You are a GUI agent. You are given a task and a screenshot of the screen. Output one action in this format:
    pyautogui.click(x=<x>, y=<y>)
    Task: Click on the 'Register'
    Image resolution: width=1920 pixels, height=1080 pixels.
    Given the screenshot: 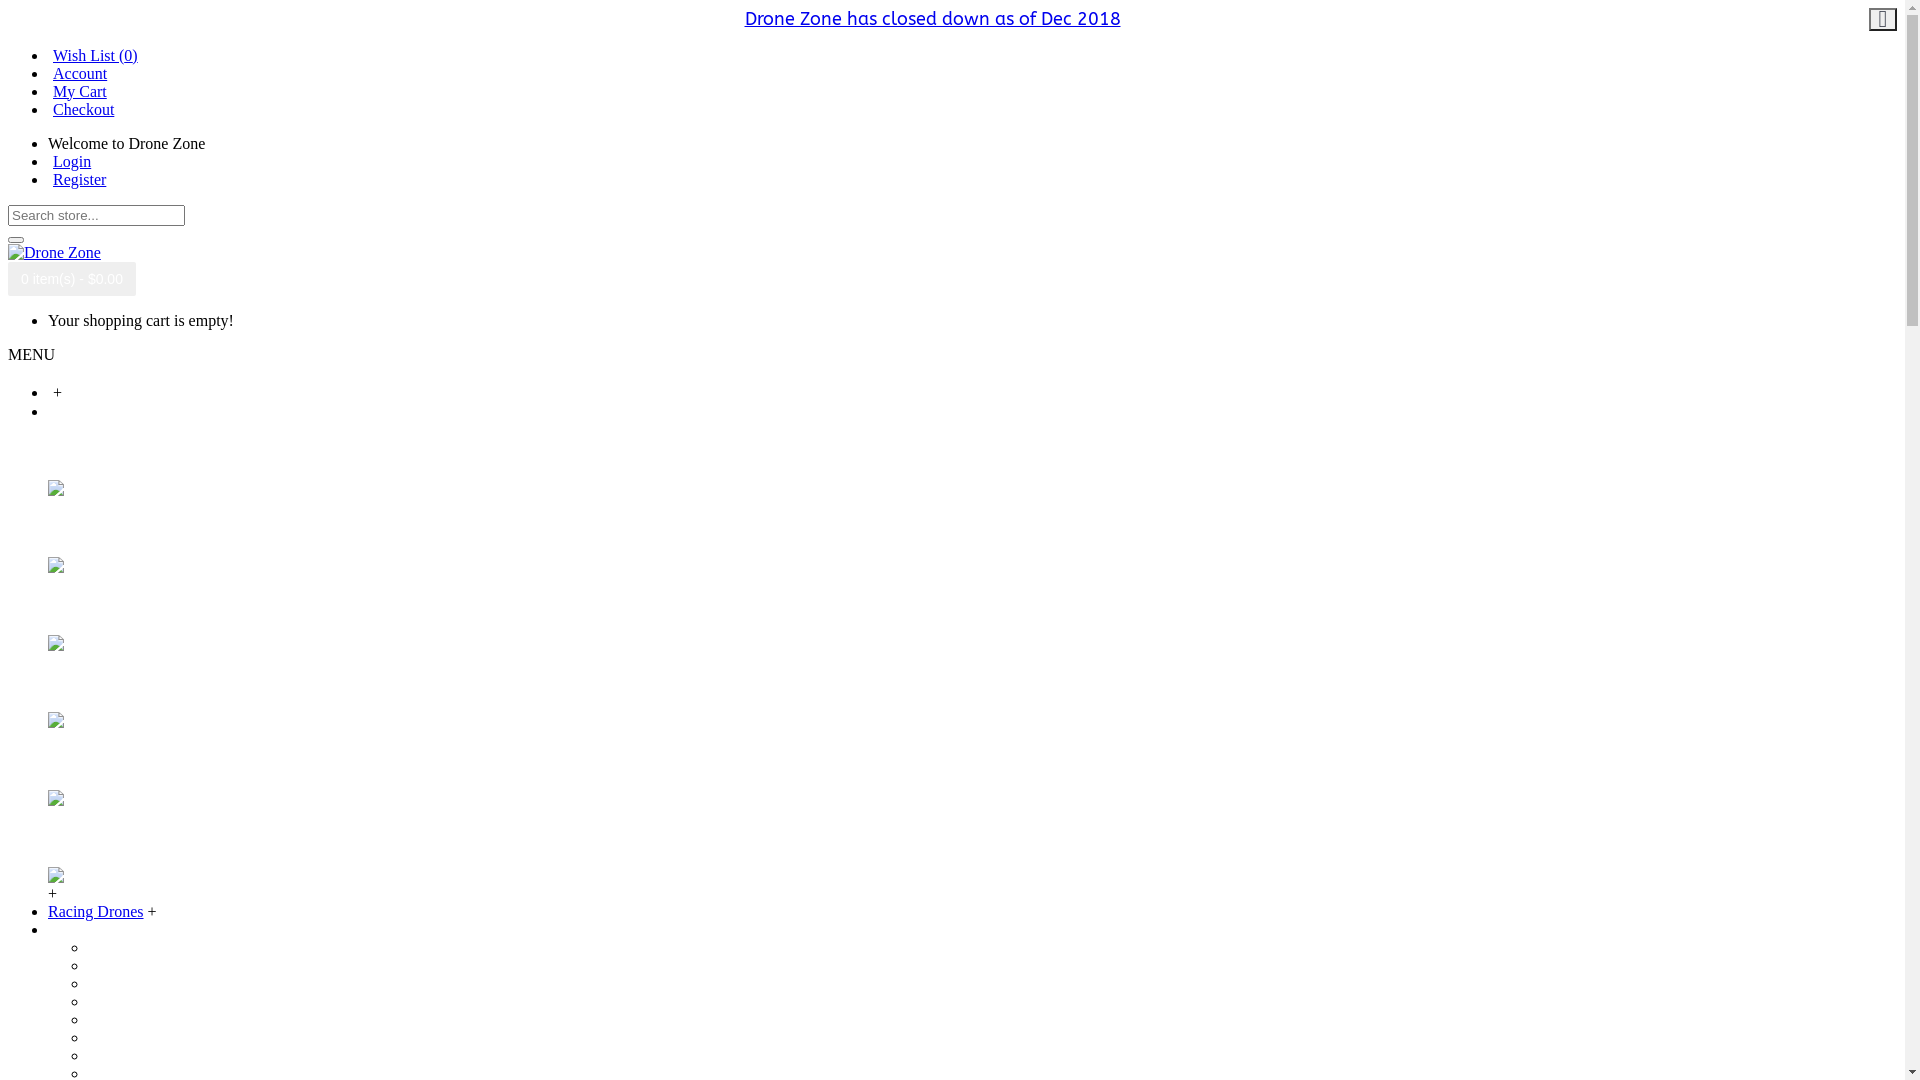 What is the action you would take?
    pyautogui.click(x=76, y=177)
    